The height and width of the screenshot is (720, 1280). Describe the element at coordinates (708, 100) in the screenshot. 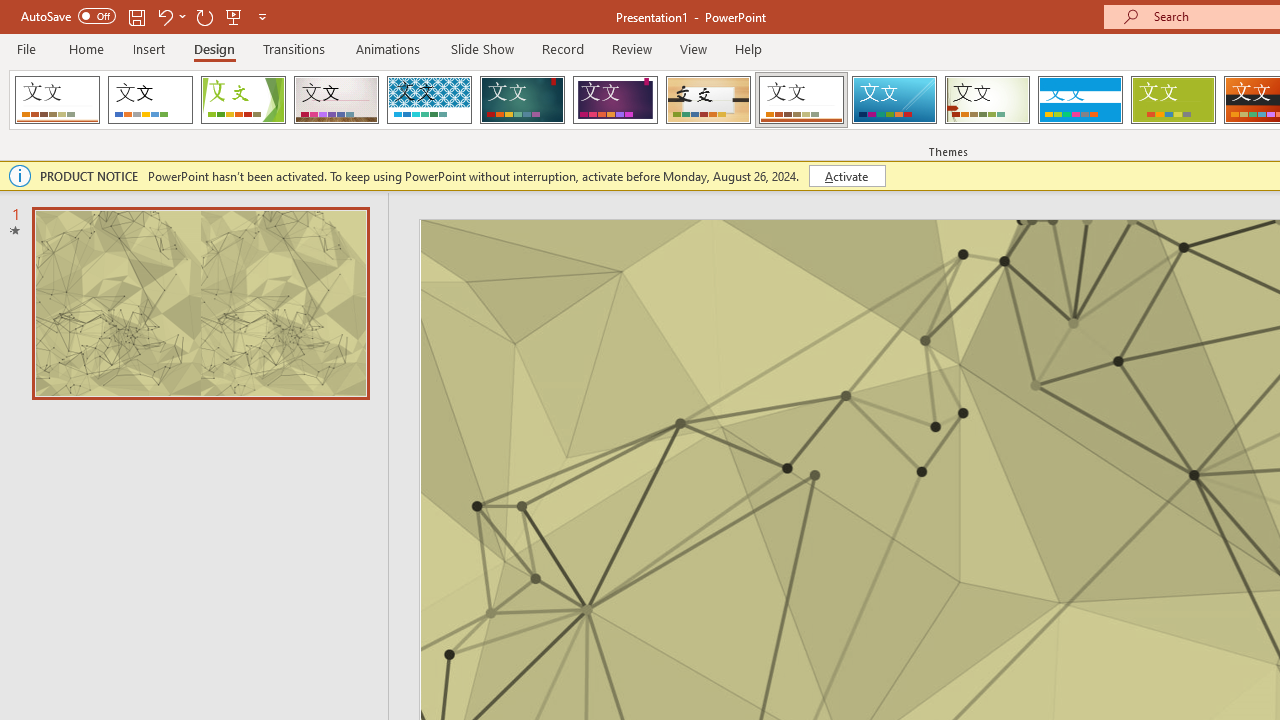

I see `'Organic'` at that location.